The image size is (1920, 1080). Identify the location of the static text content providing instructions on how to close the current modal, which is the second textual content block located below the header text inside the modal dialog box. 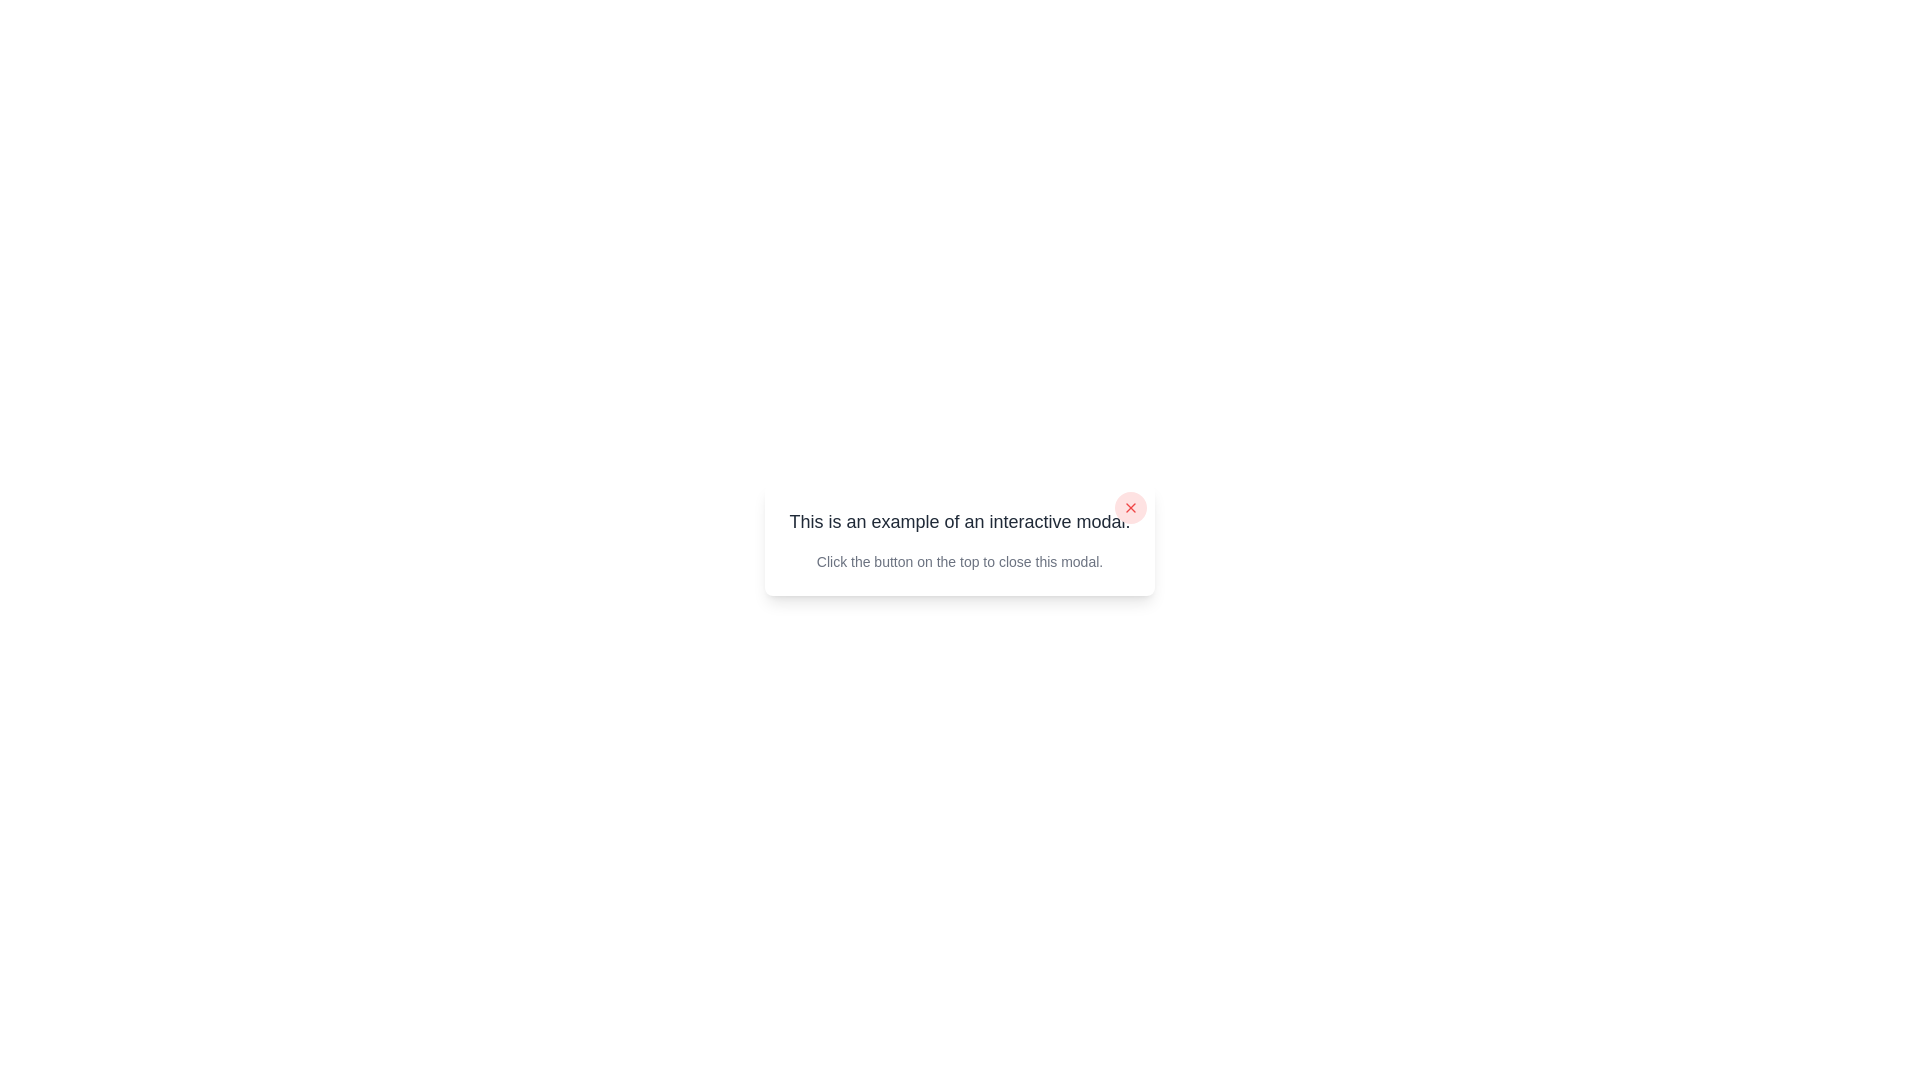
(960, 562).